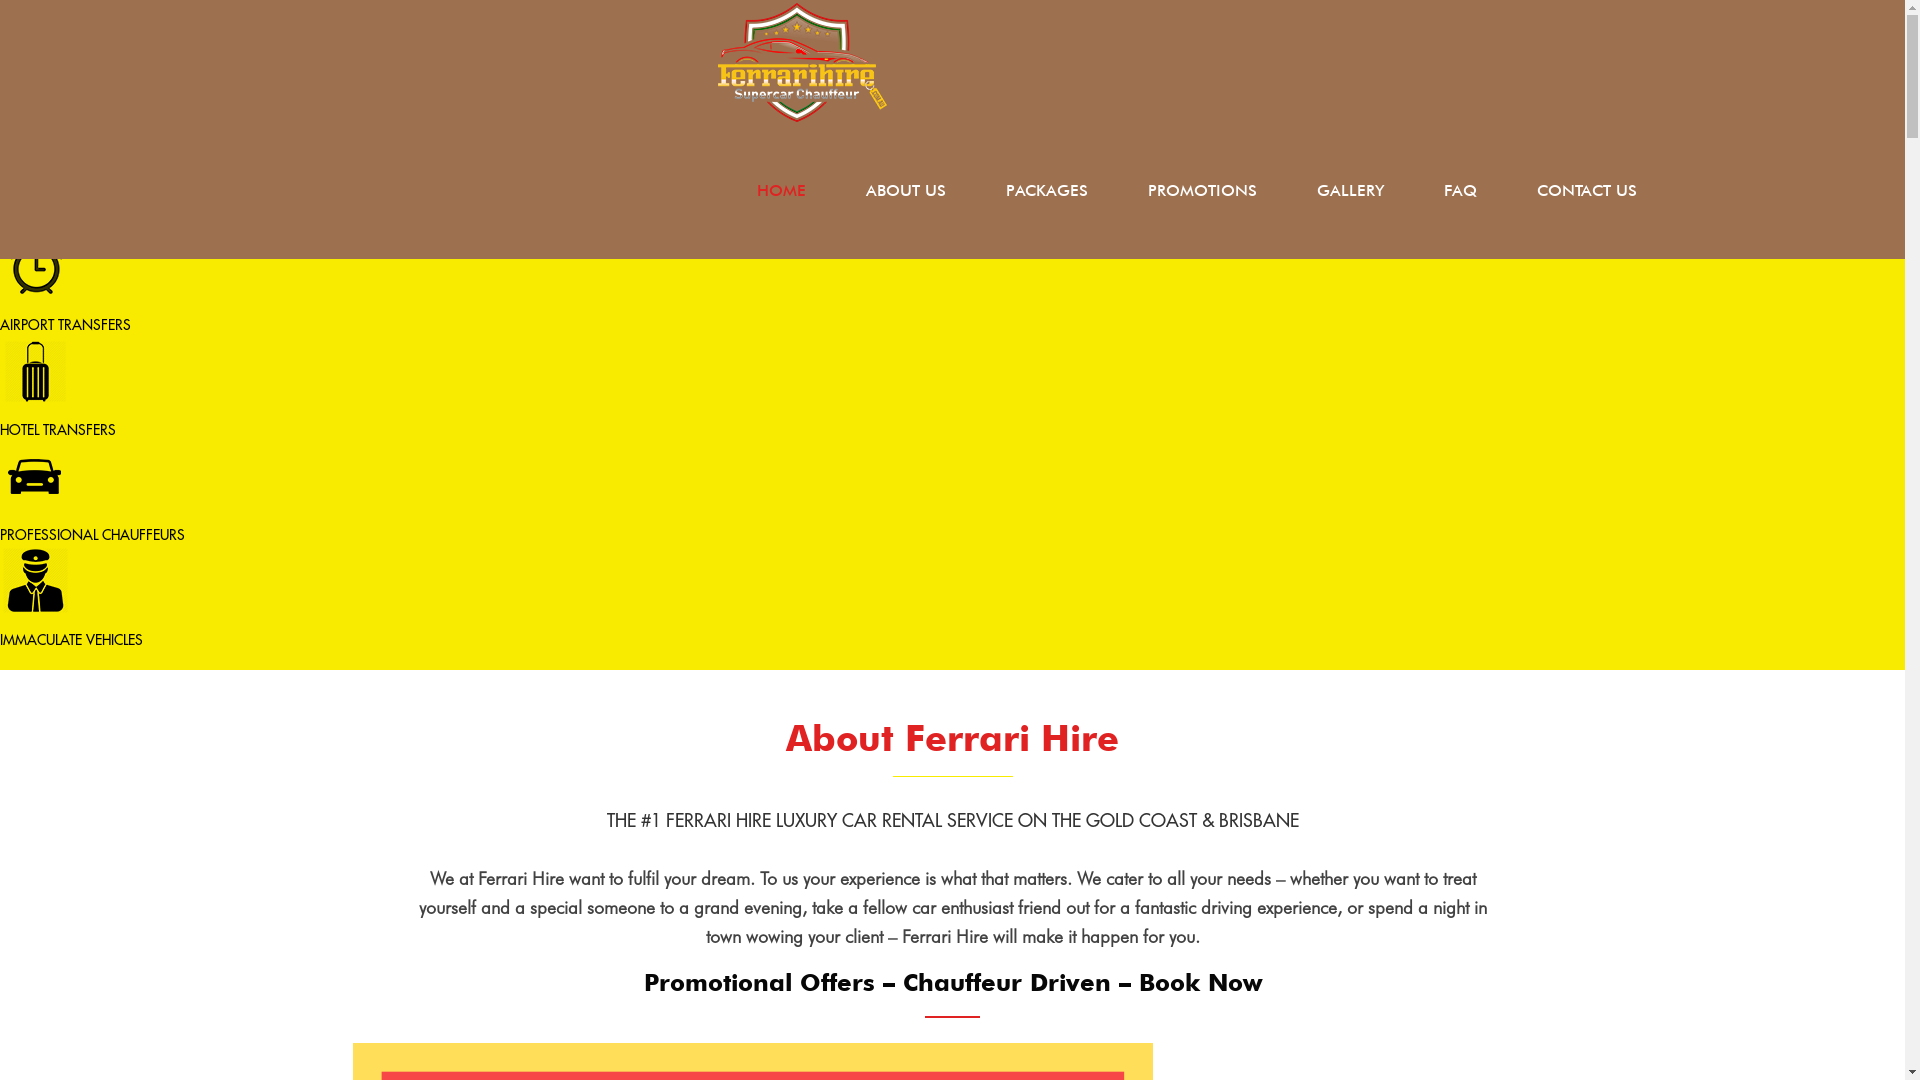  What do you see at coordinates (725, 191) in the screenshot?
I see `'HOME'` at bounding box center [725, 191].